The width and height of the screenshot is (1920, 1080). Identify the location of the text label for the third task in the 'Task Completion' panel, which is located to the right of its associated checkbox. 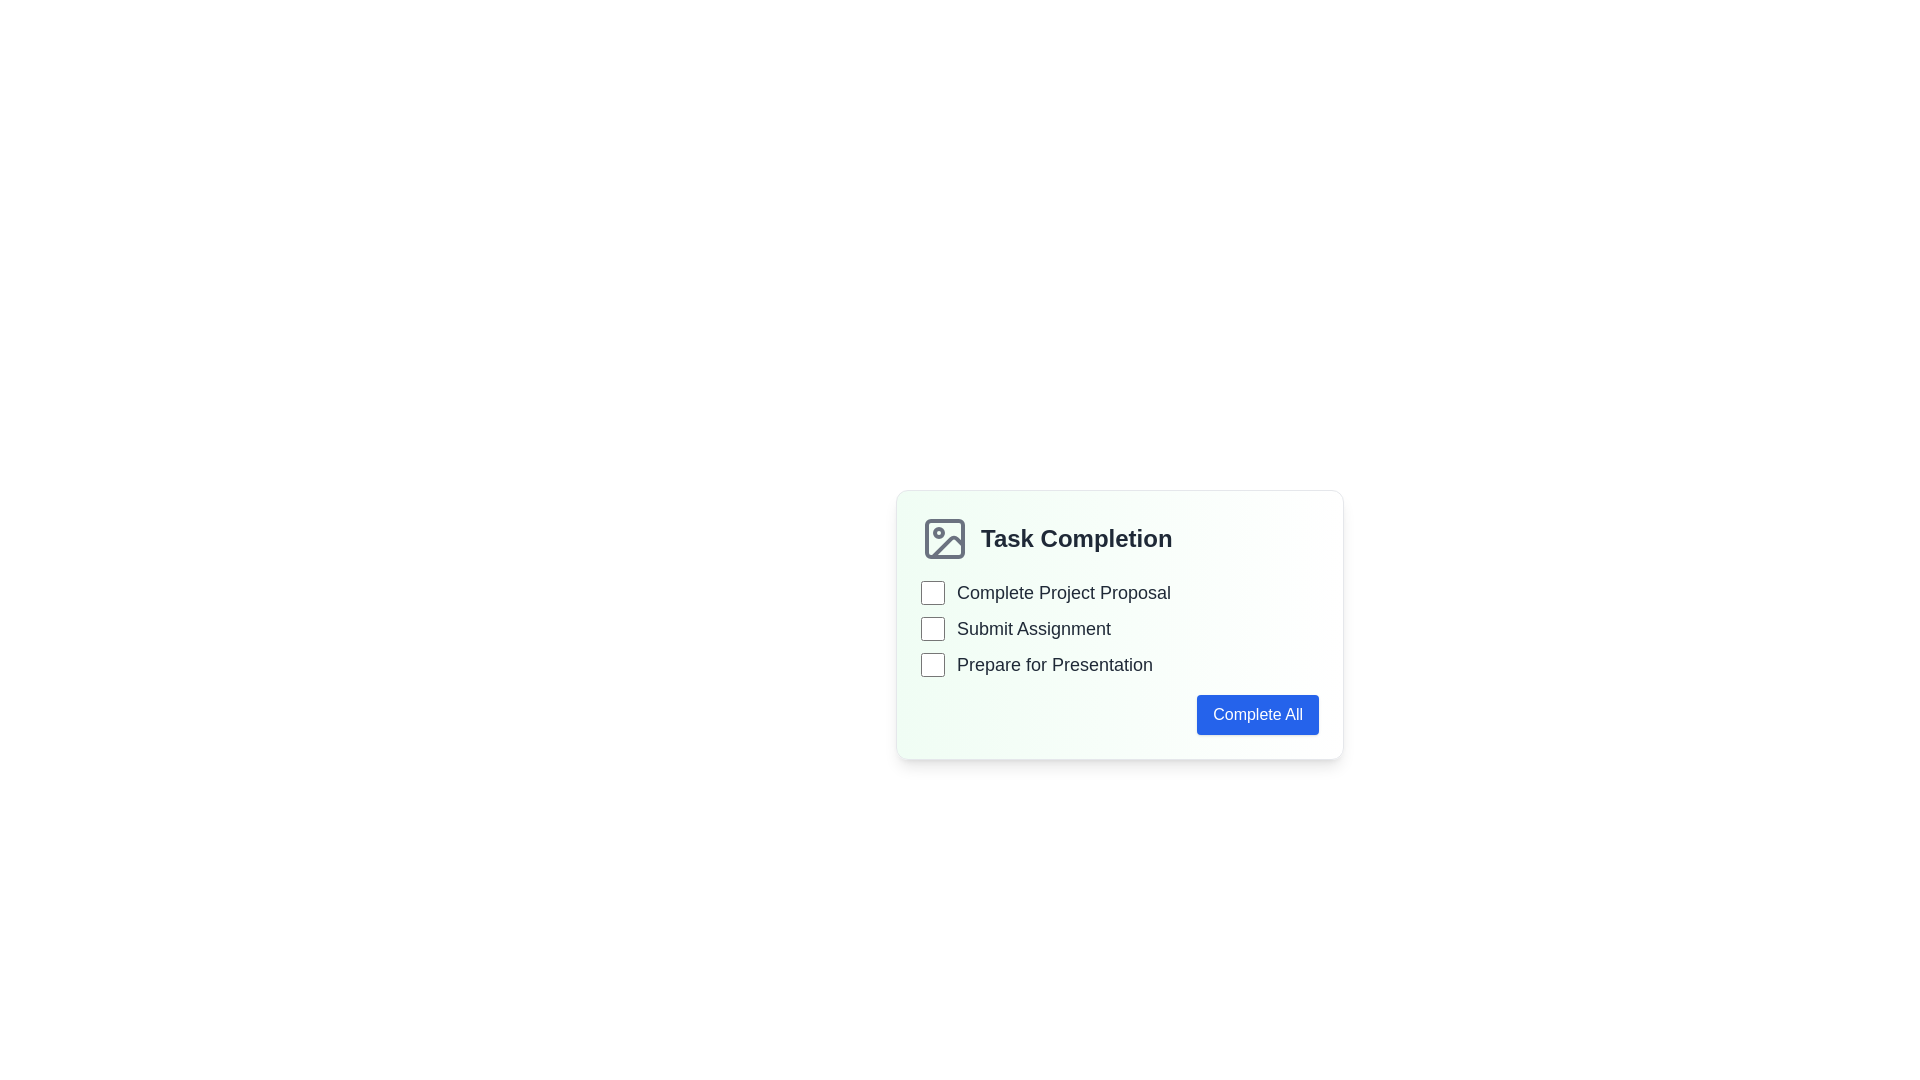
(1054, 664).